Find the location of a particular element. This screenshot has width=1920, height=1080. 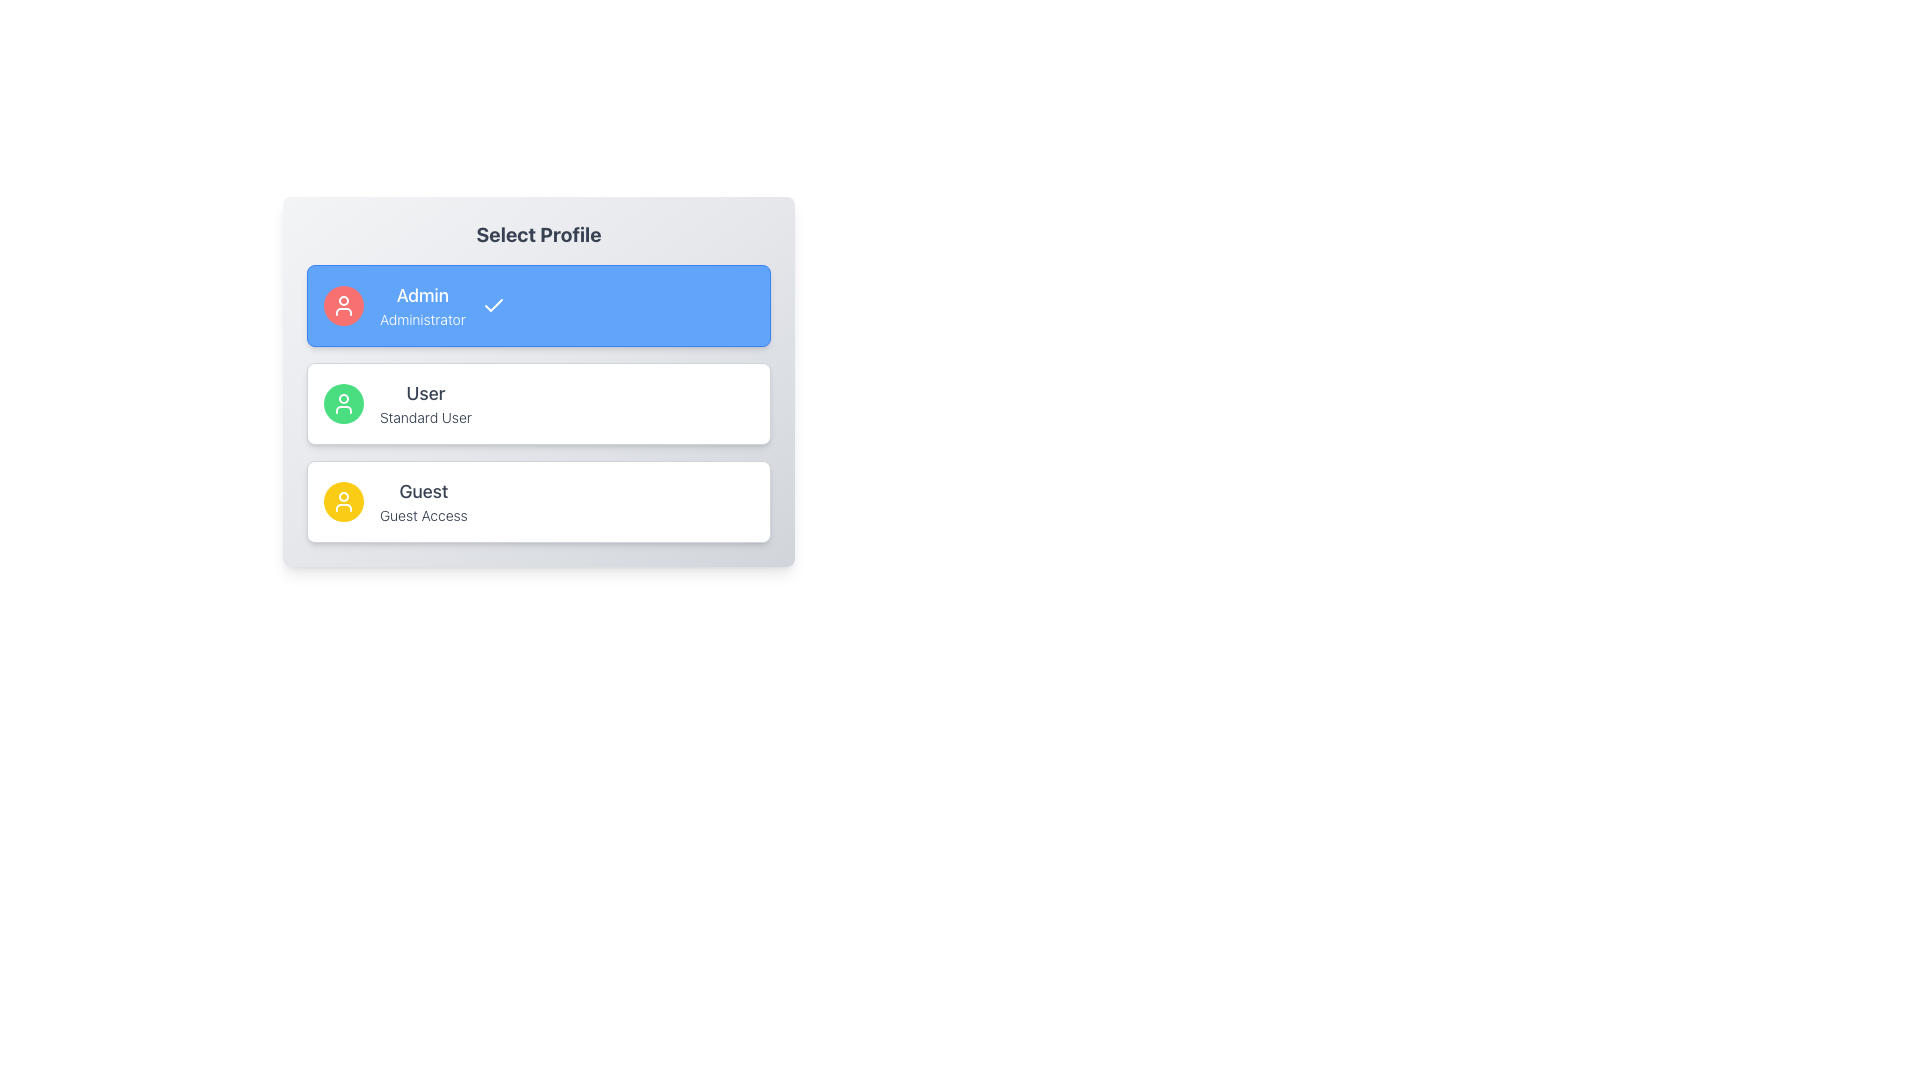

user type label located in the second profile option of the profile selection module, which is positioned between the 'Admin' and 'Guest' profile entries is located at coordinates (425, 404).